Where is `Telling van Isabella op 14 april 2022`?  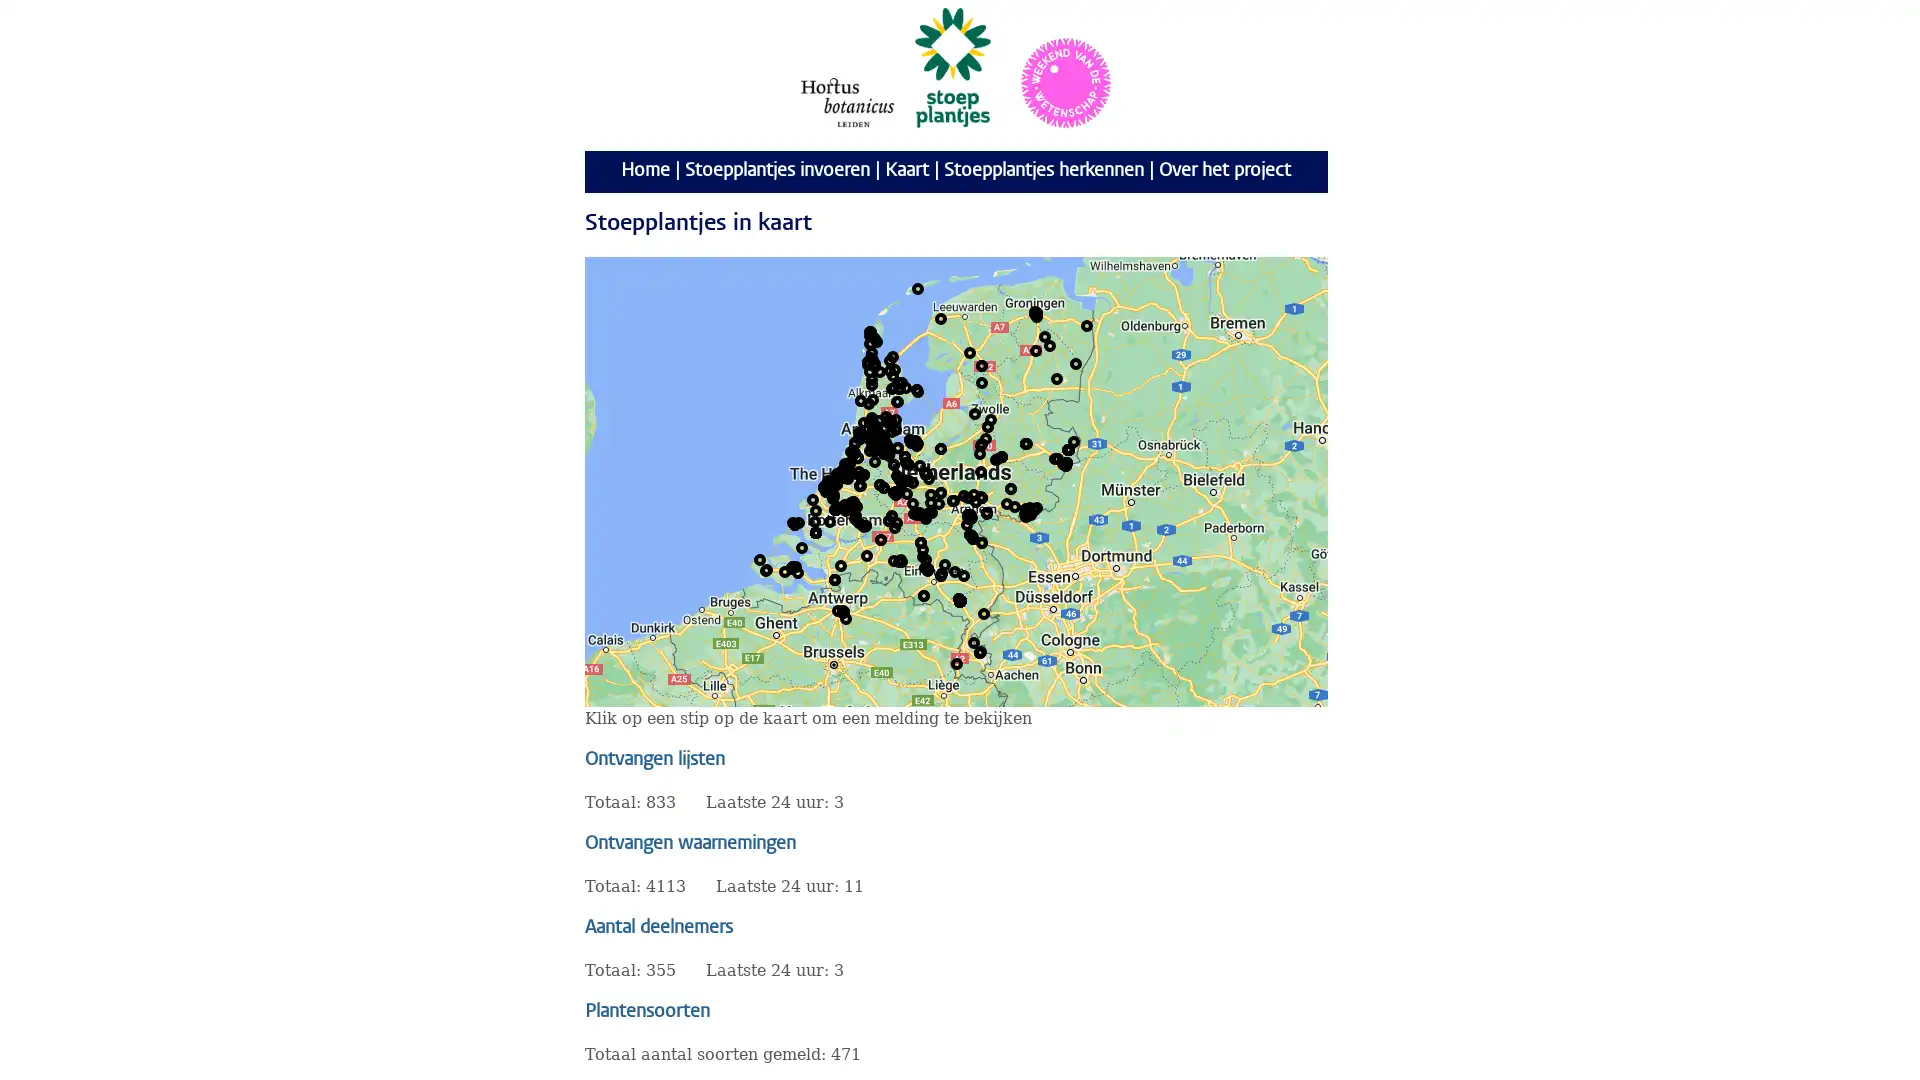
Telling van Isabella op 14 april 2022 is located at coordinates (882, 439).